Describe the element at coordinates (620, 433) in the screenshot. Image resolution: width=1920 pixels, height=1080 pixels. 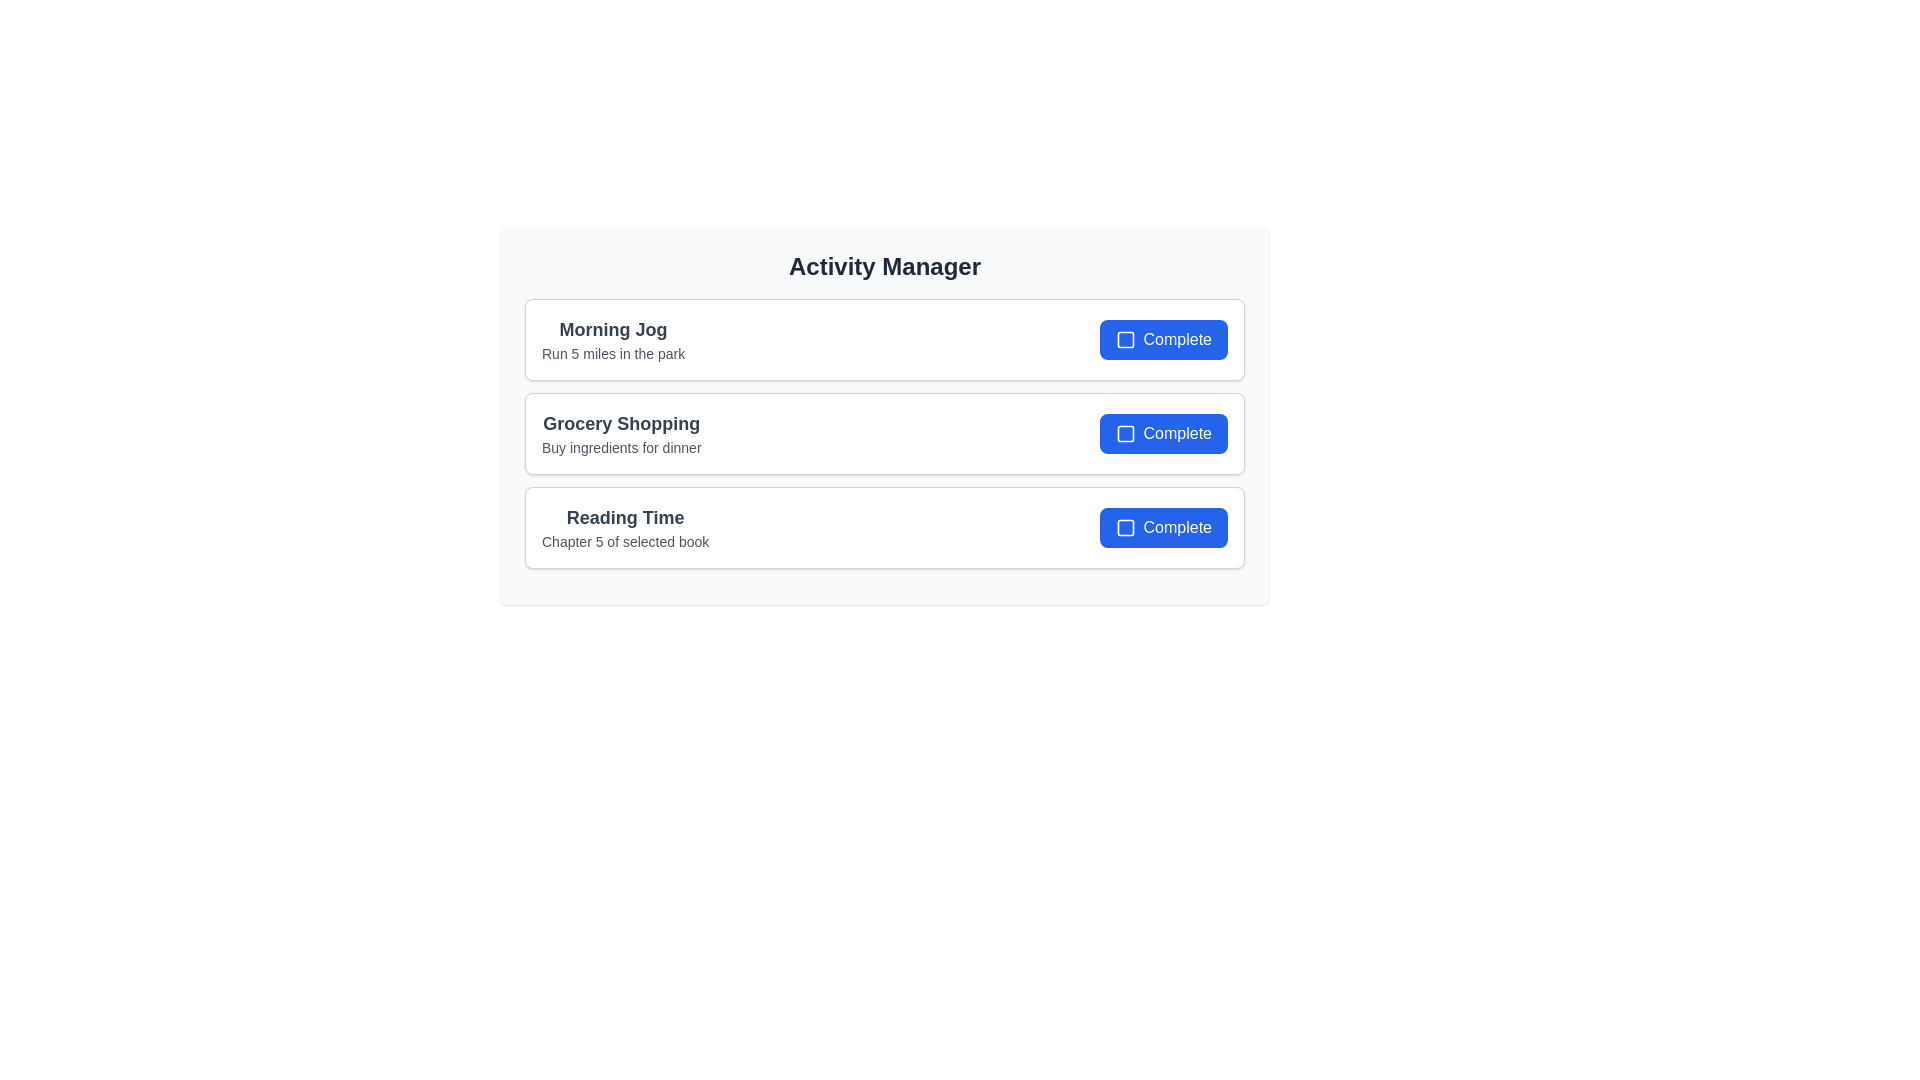
I see `the text element representing a to-do list item, specifically the one between 'Morning Jog' and 'Reading Time', located on the left-hand side of the 'Complete' button` at that location.